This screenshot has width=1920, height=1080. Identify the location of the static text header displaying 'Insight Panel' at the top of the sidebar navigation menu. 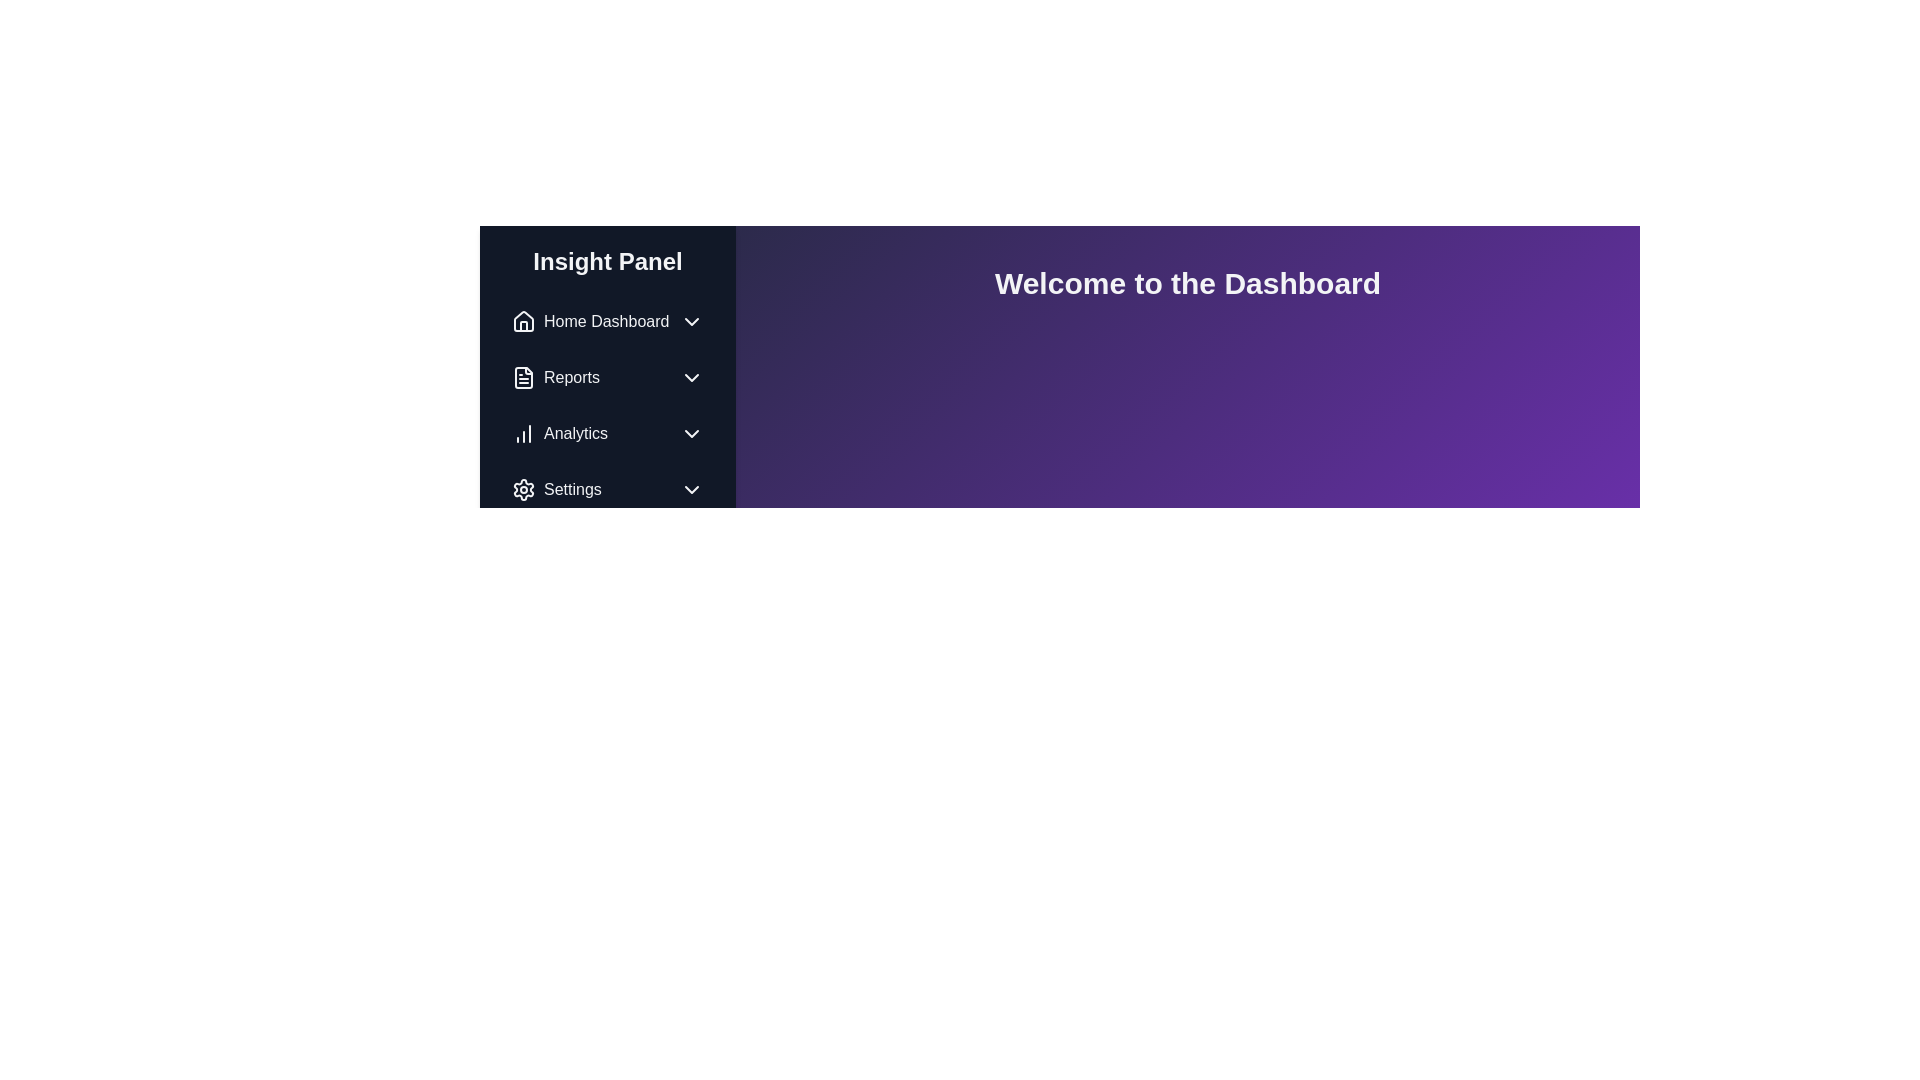
(607, 261).